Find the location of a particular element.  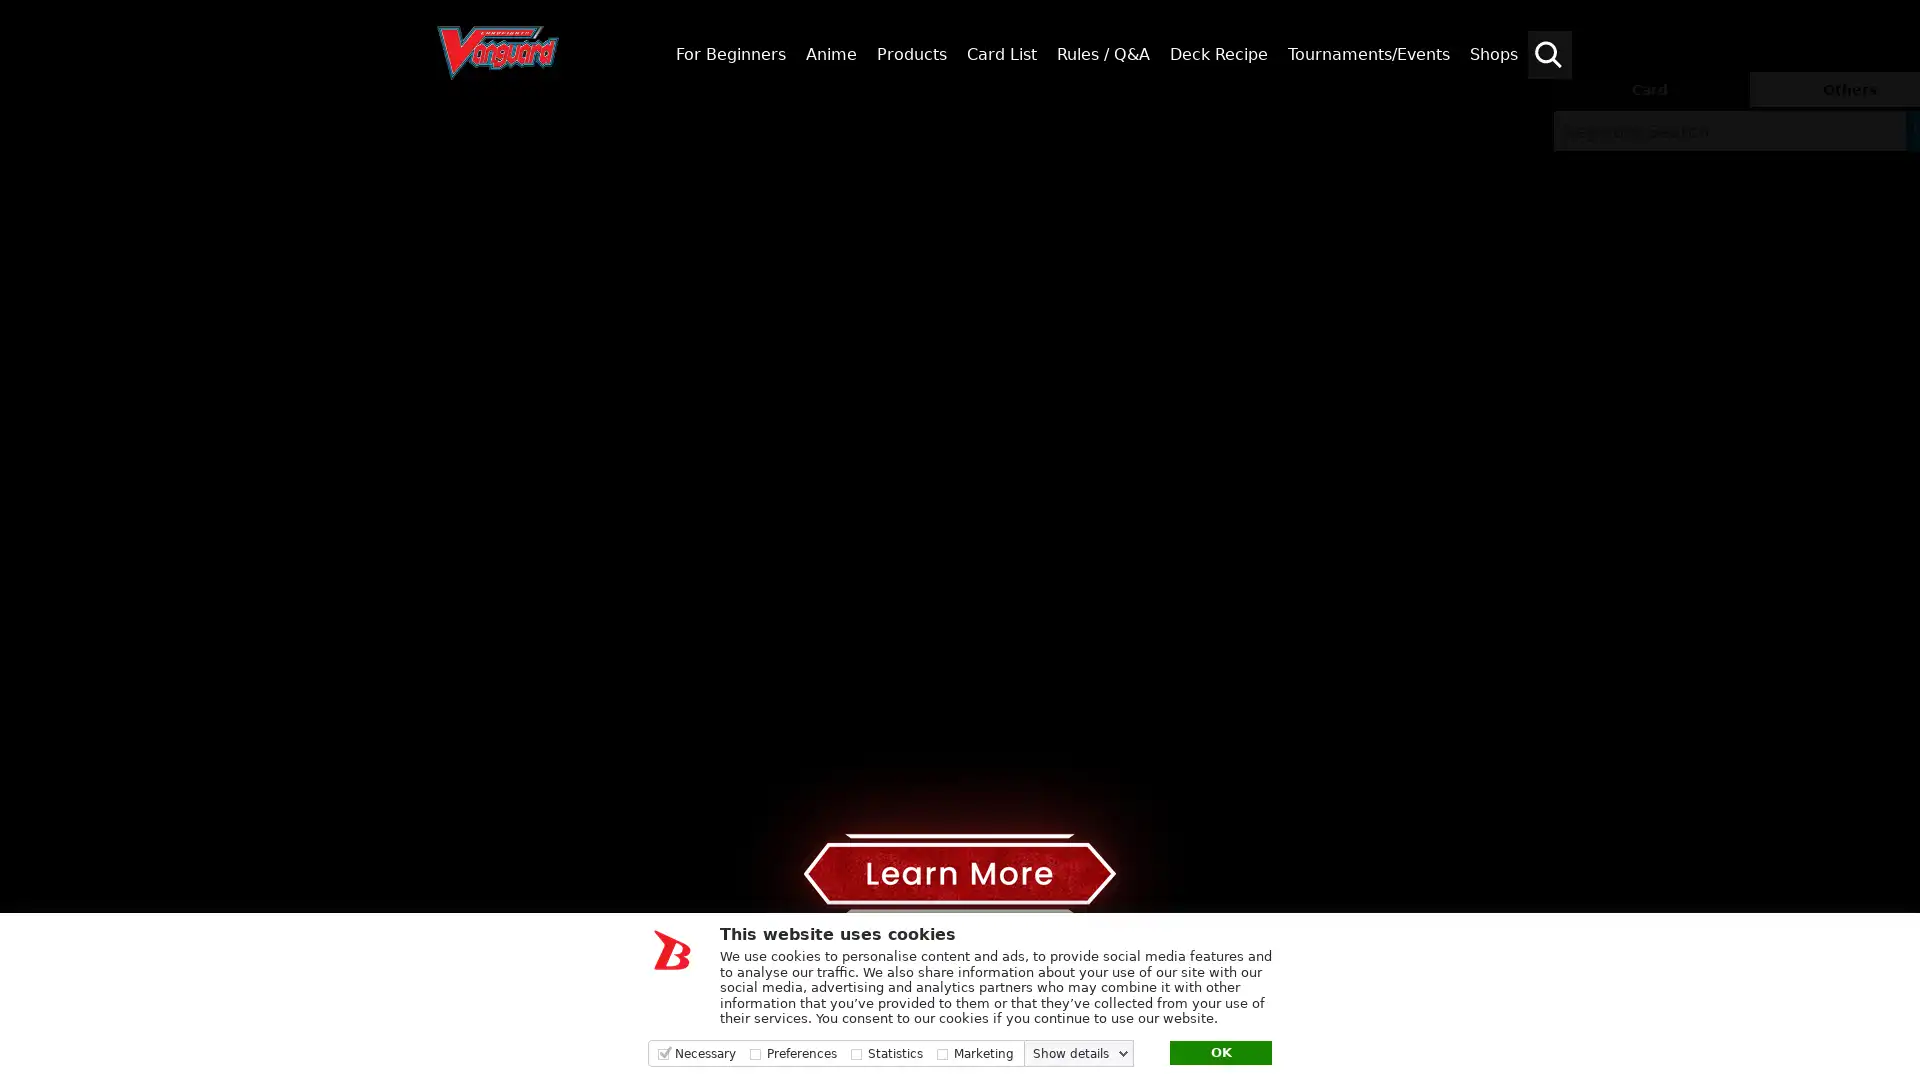

Search is located at coordinates (1895, 127).